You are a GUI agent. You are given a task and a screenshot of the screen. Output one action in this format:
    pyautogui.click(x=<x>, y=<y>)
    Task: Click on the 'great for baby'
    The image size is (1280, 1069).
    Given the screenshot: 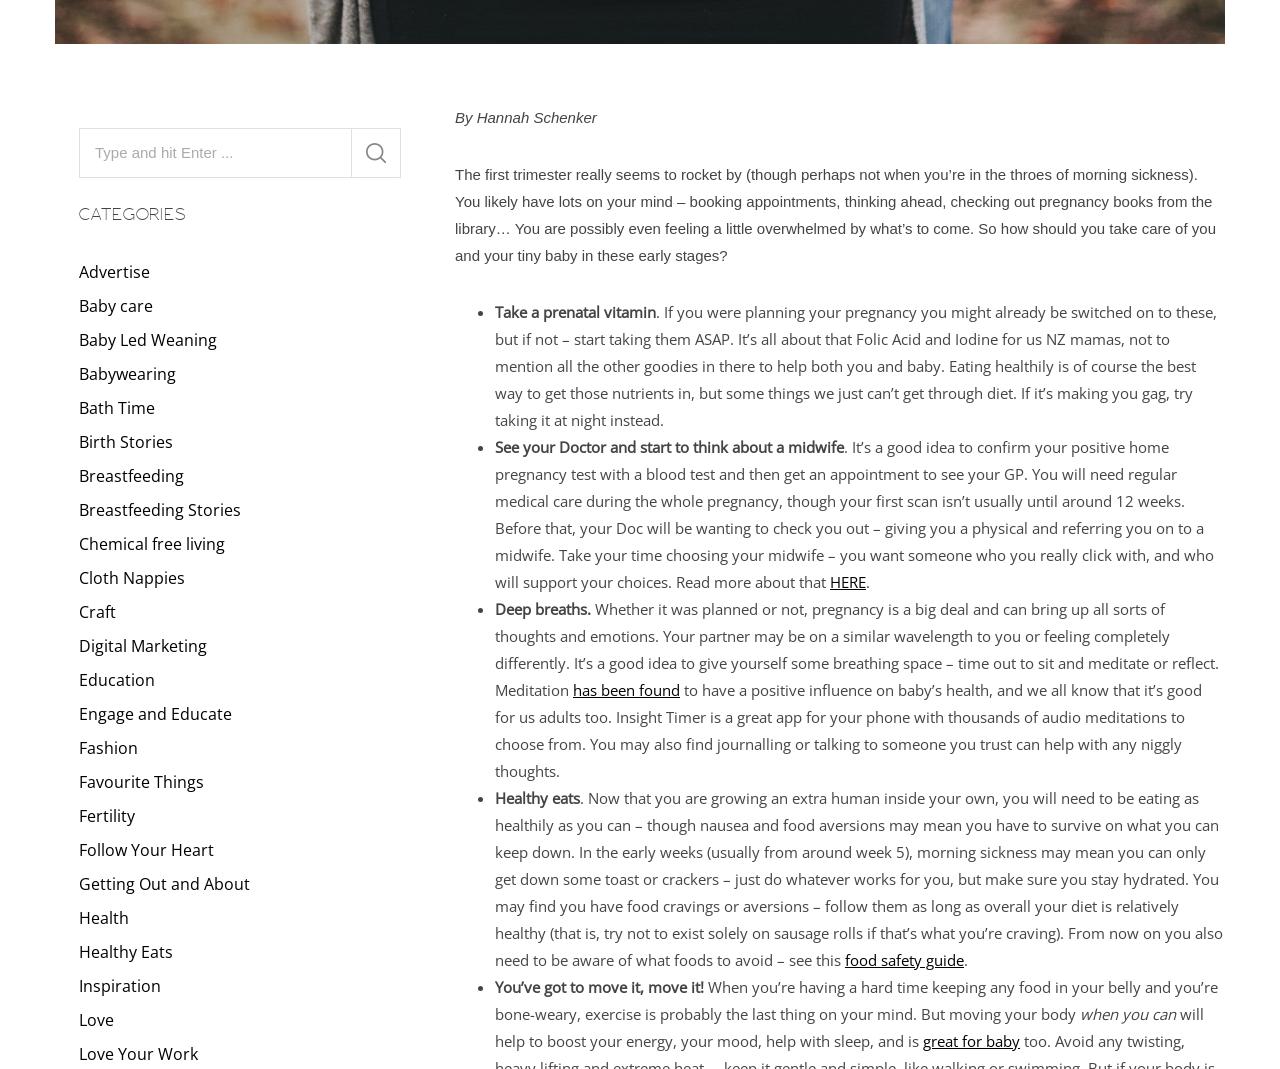 What is the action you would take?
    pyautogui.click(x=971, y=1040)
    